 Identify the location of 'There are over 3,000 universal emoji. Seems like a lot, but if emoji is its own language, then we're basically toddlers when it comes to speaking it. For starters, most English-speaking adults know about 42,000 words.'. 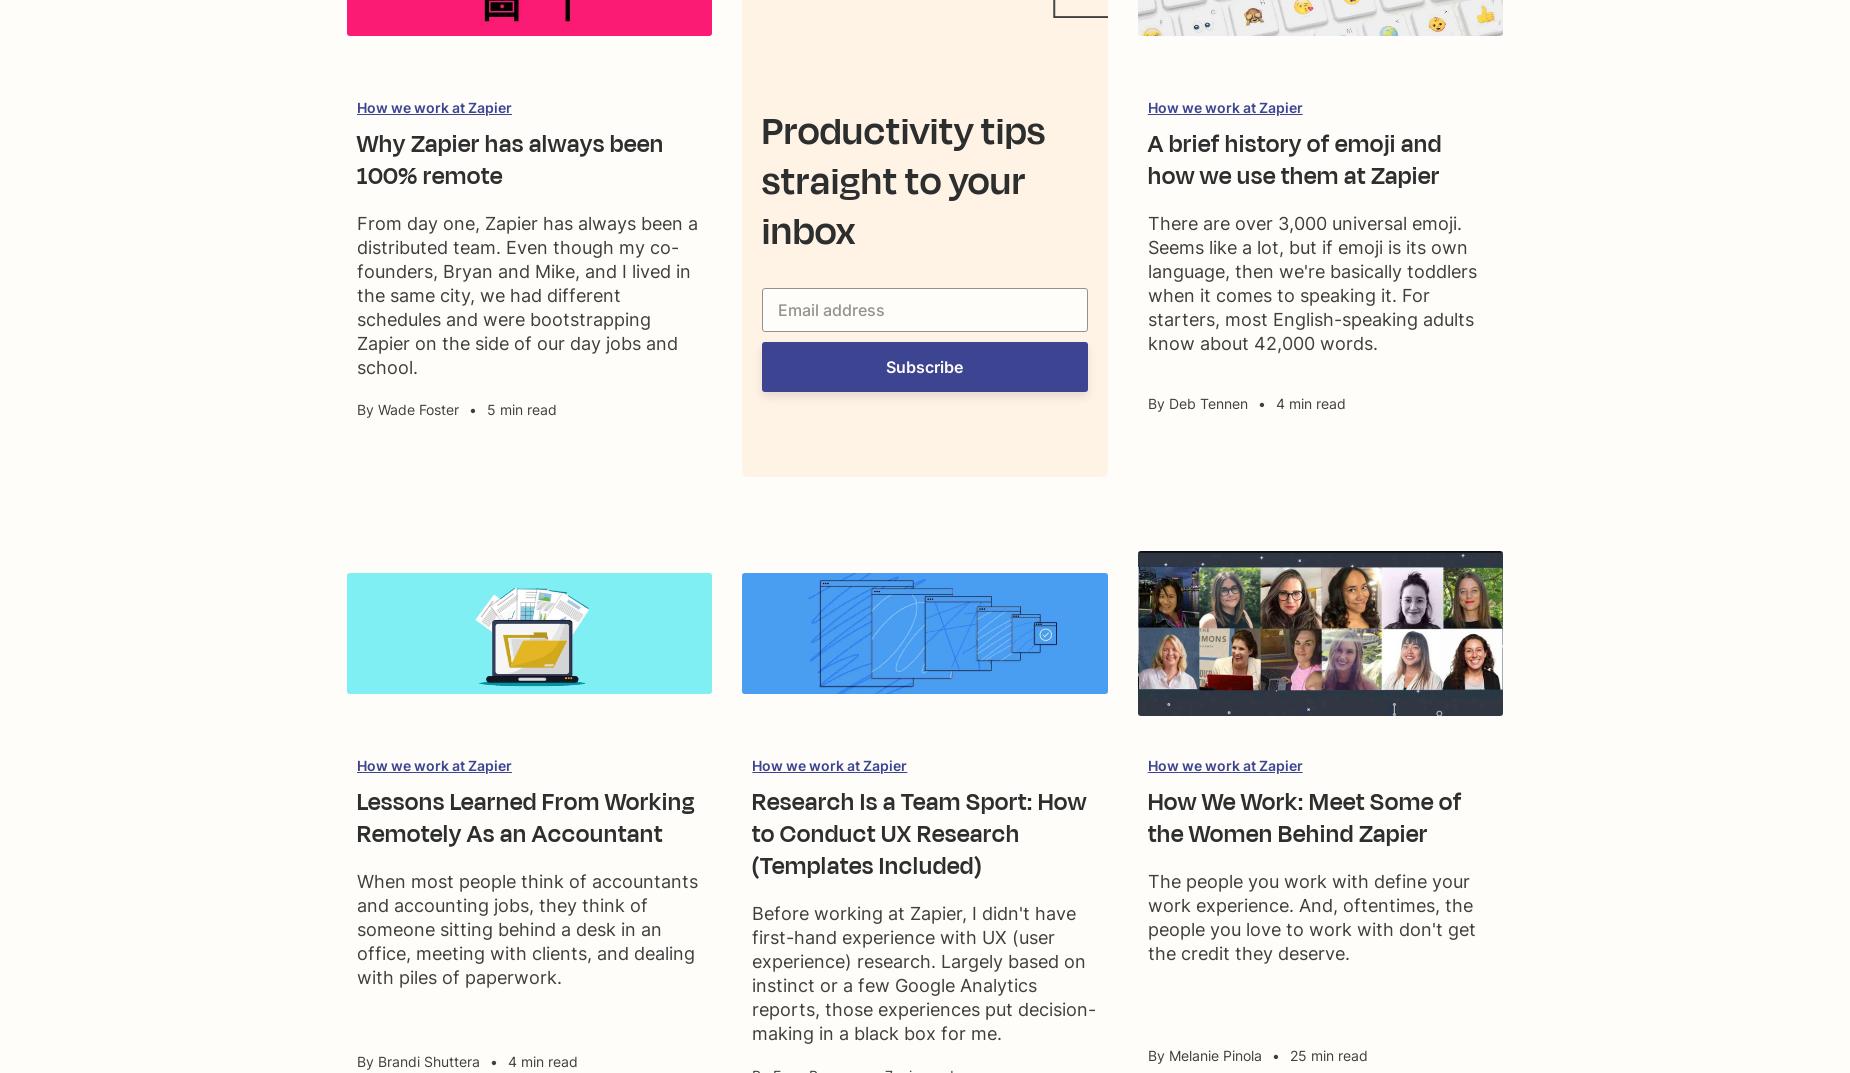
(1310, 282).